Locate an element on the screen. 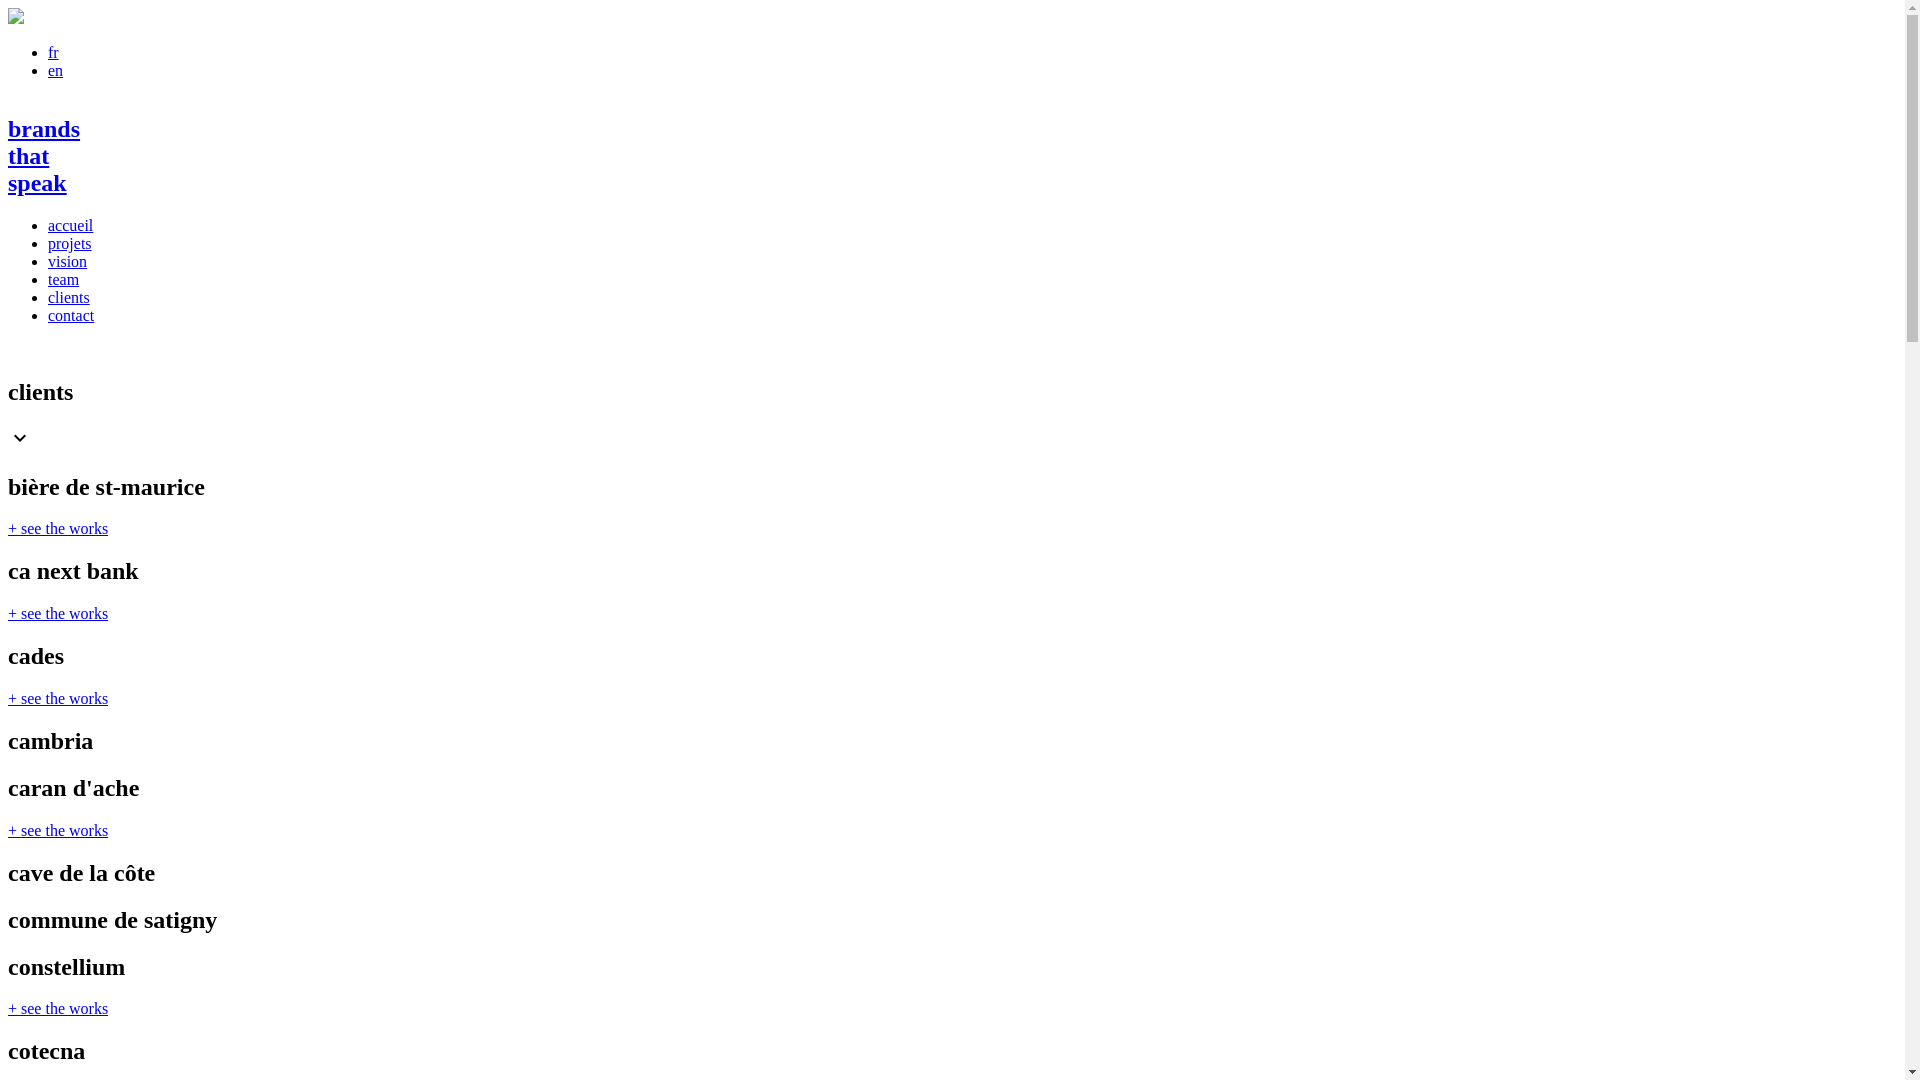  'en' is located at coordinates (55, 69).